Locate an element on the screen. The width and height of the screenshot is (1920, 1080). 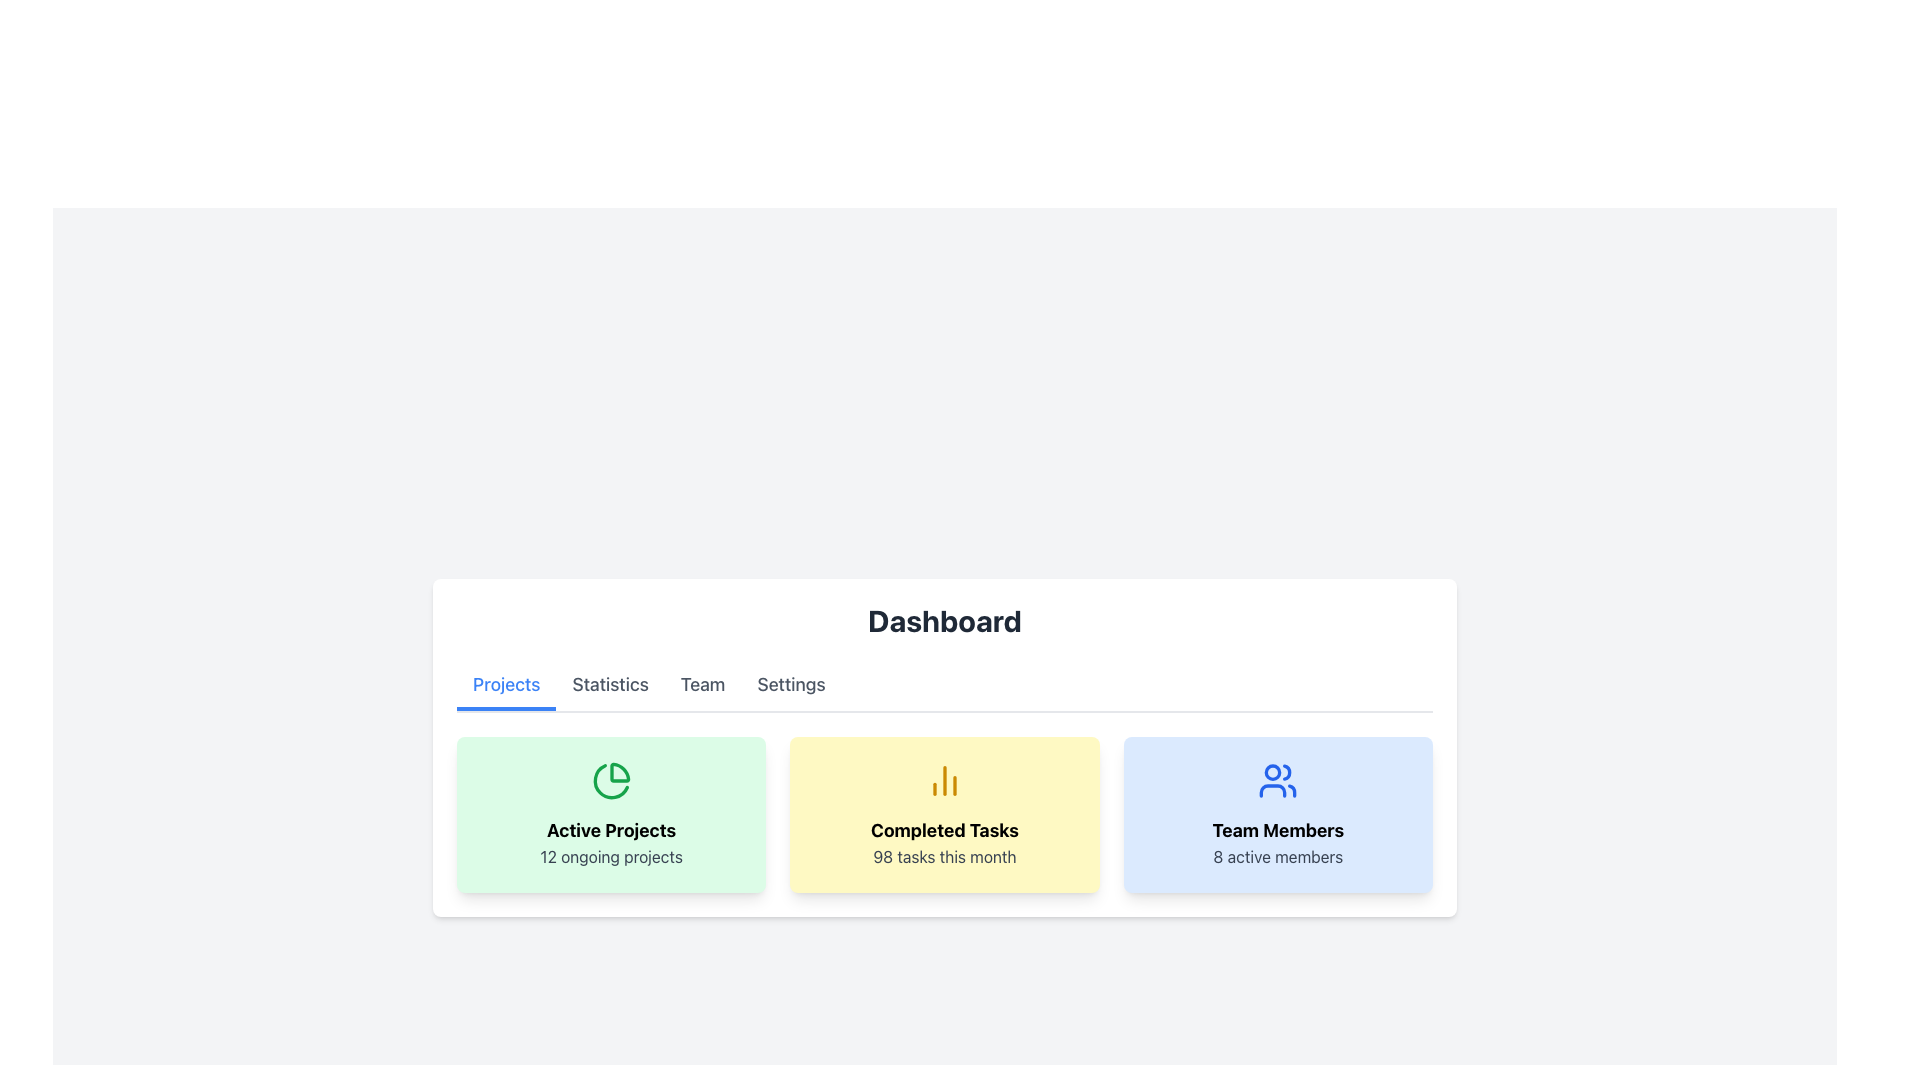
the 'Team Members' icon, which visually represents a group of users and is located above the text 'Team Members 8 active members' is located at coordinates (1276, 779).